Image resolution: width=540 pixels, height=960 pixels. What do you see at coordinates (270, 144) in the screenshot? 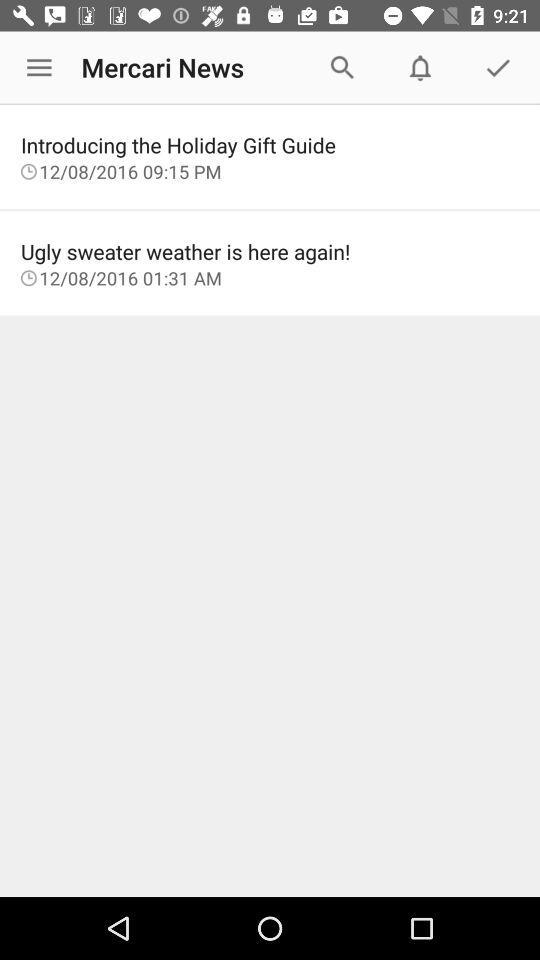
I see `the introducing the holiday item` at bounding box center [270, 144].